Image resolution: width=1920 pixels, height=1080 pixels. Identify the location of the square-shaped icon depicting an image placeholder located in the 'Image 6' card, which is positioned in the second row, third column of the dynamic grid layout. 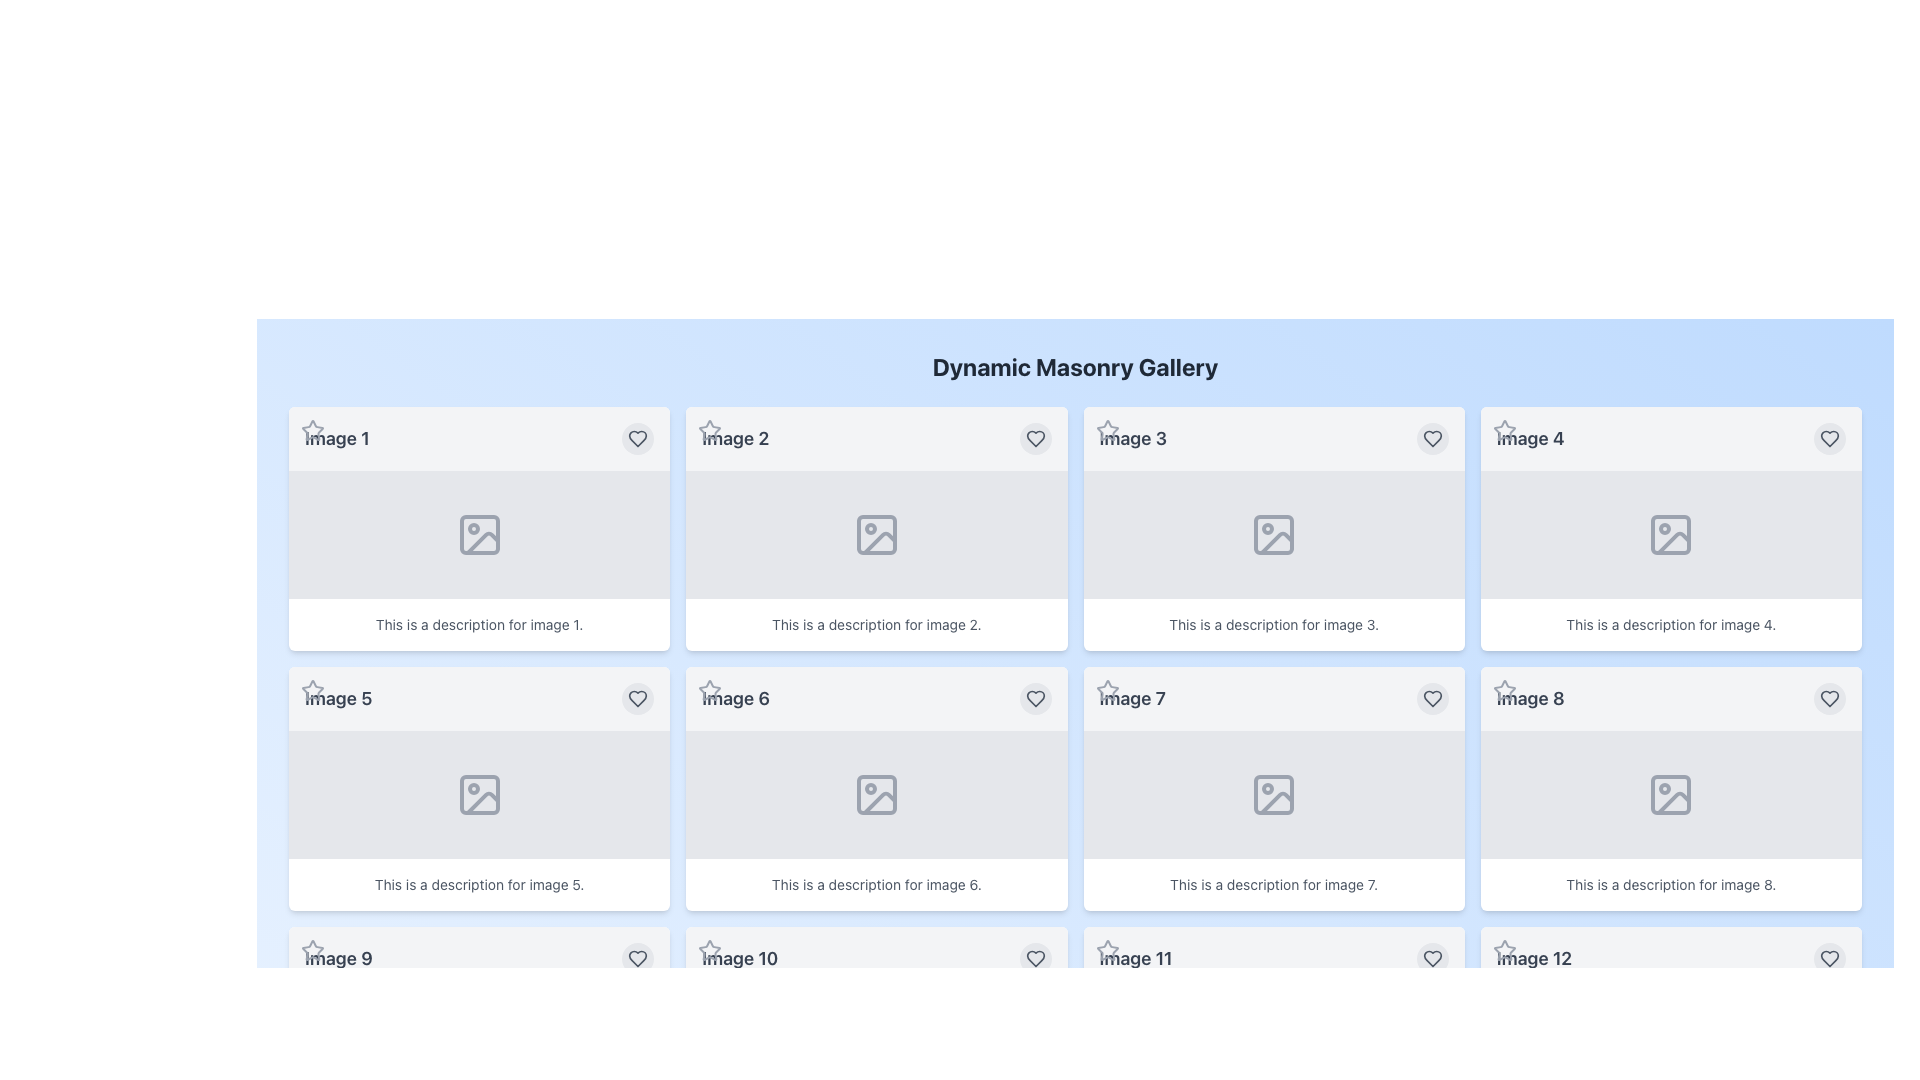
(876, 793).